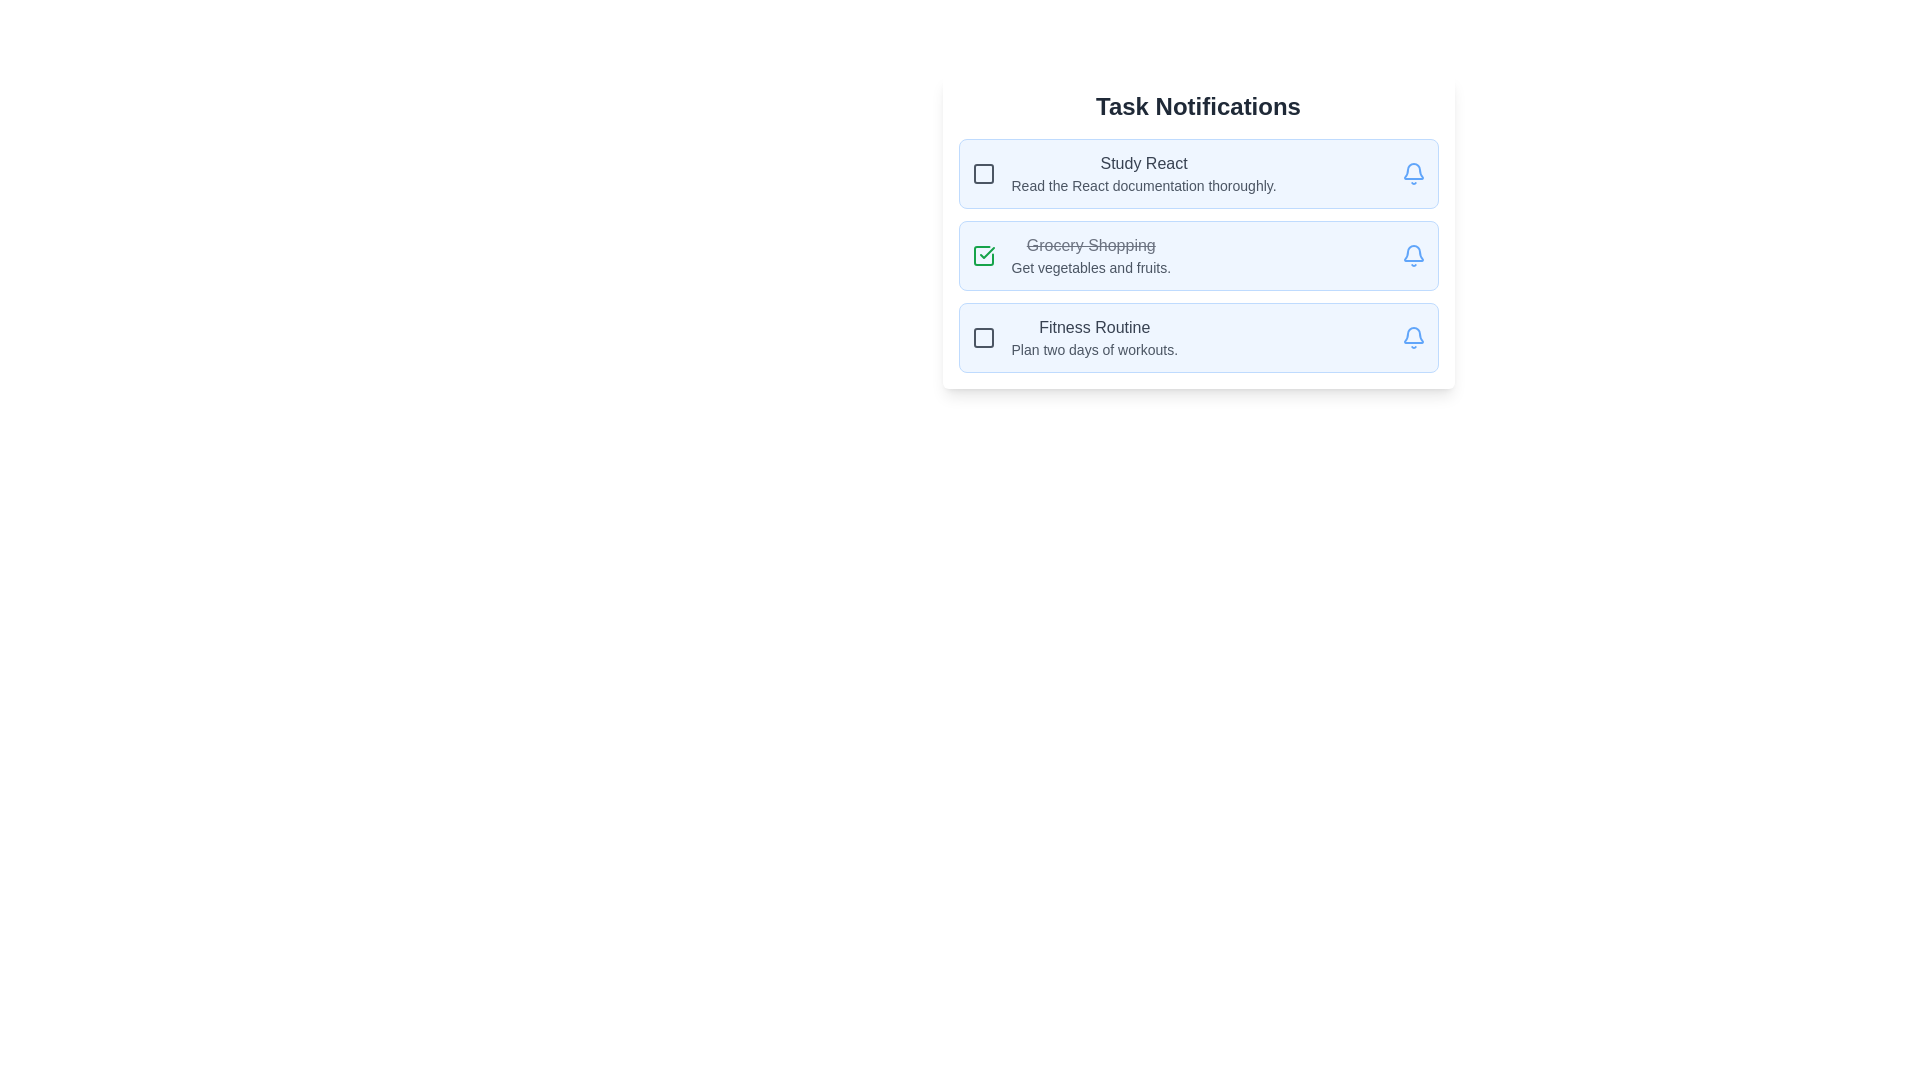 The width and height of the screenshot is (1920, 1080). Describe the element at coordinates (983, 172) in the screenshot. I see `the unchecked checkbox associated with the task 'Study React' to toggle its state` at that location.